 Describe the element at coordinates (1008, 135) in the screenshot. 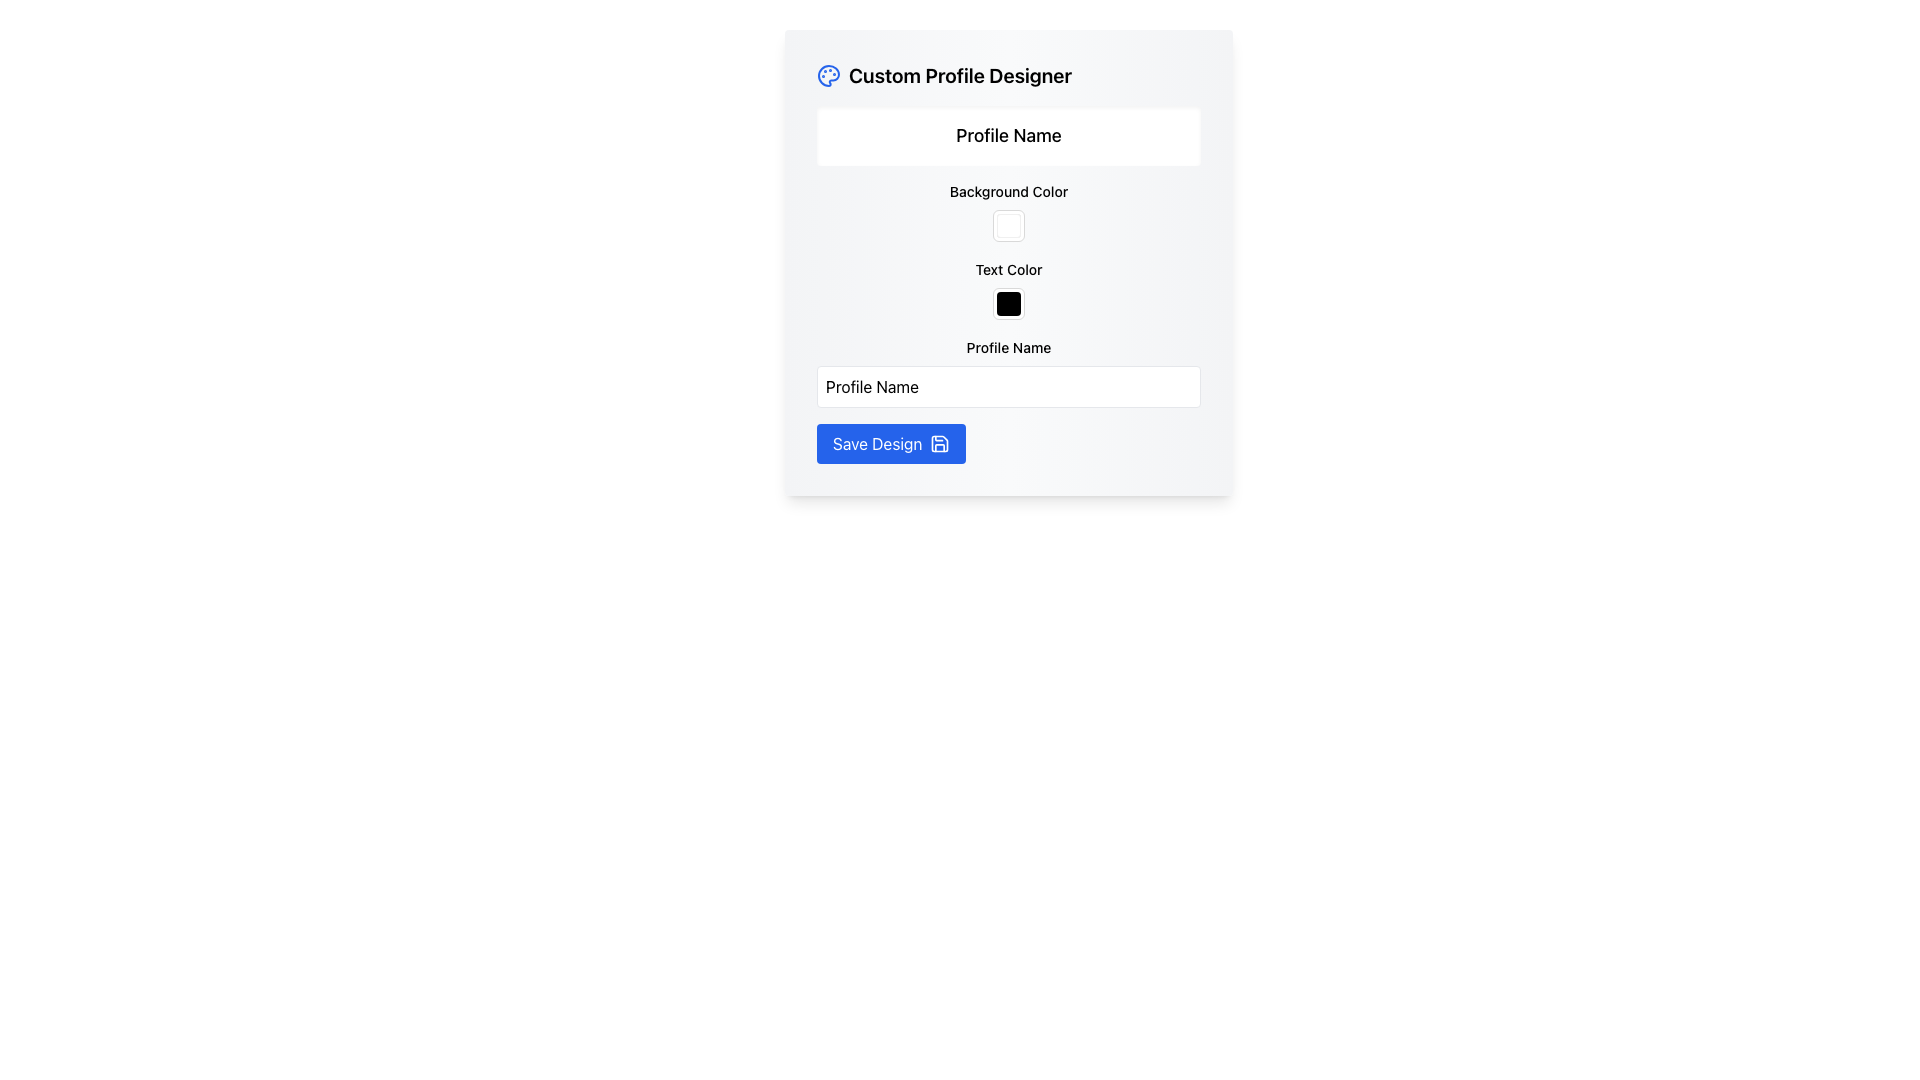

I see `the 'Profile Name' static label that is located in the 'Custom Profile Designer' section, which is a rectangular box with a light gray background and centered black text` at that location.